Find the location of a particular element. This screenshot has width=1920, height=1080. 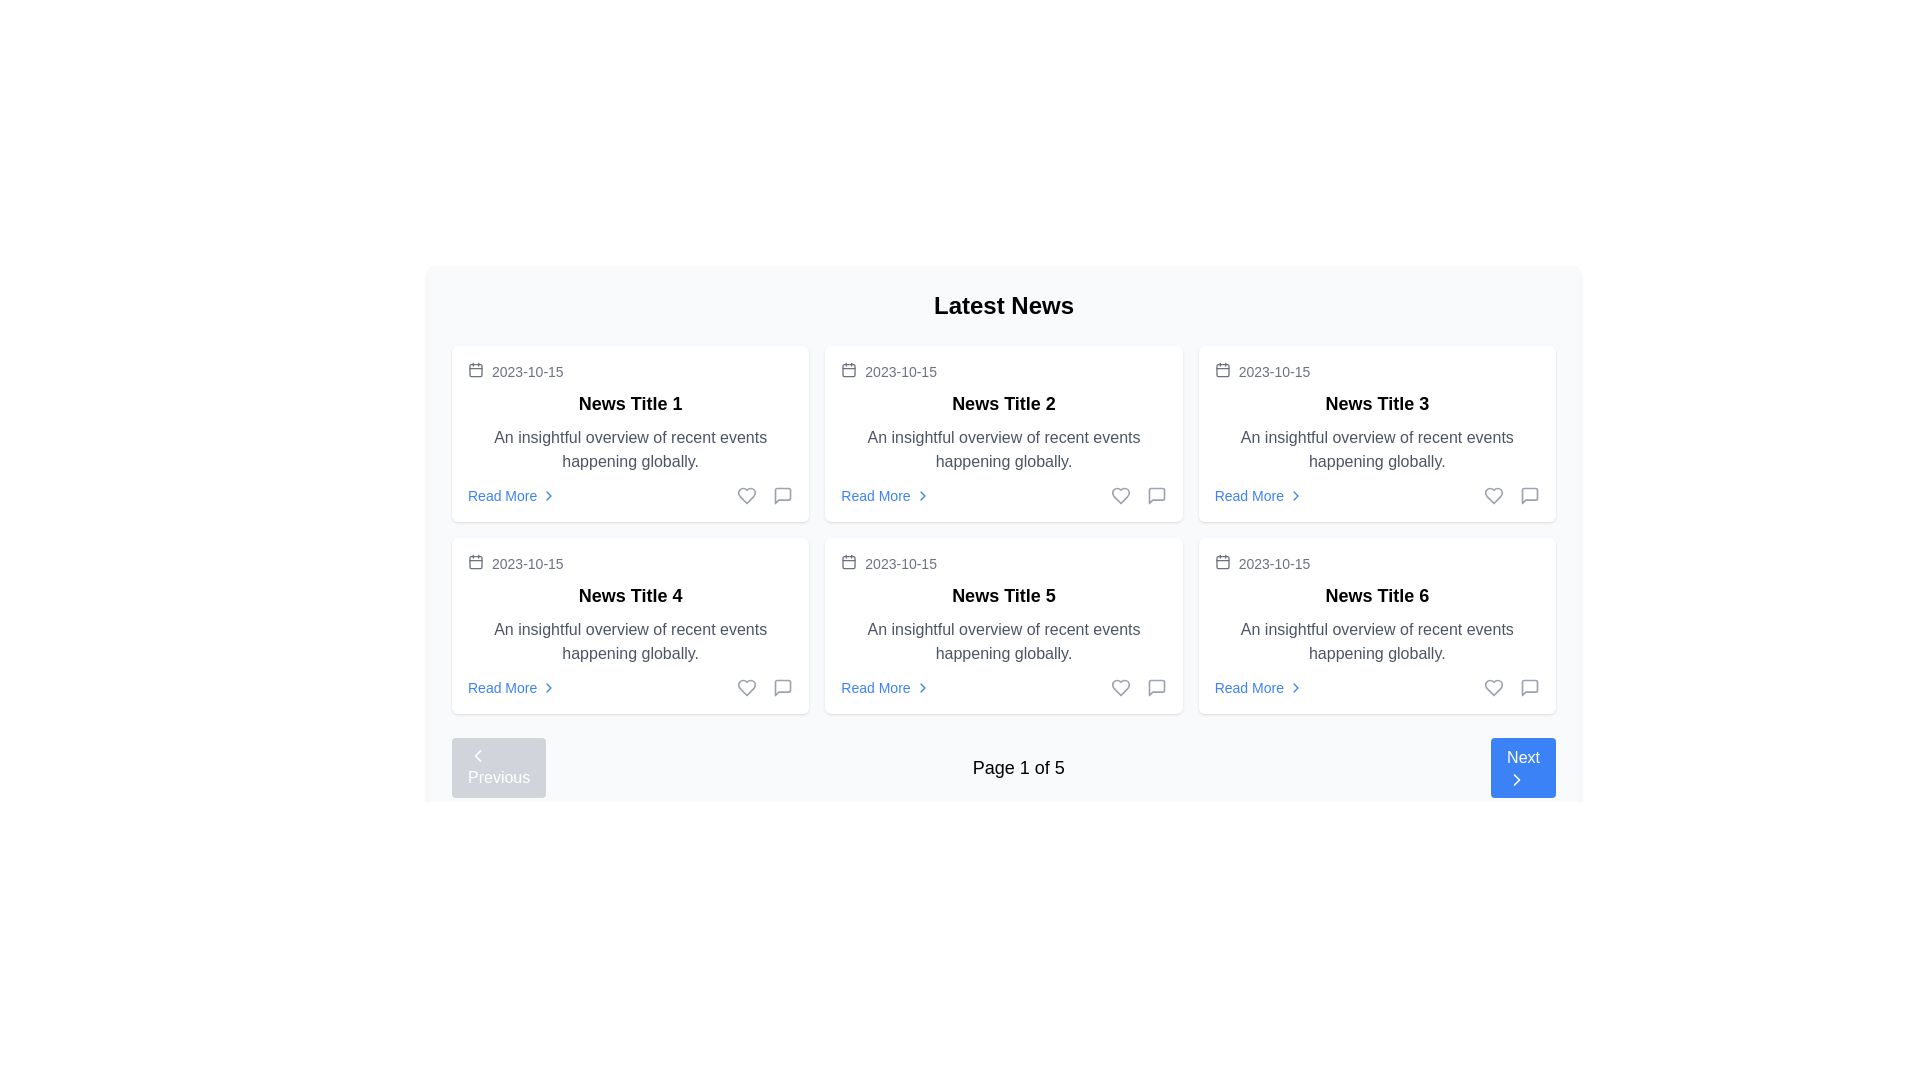

the 'like' or 'favorite' button located at the bottom-right corner of the 'News Title 5' card to observe the color change is located at coordinates (746, 686).